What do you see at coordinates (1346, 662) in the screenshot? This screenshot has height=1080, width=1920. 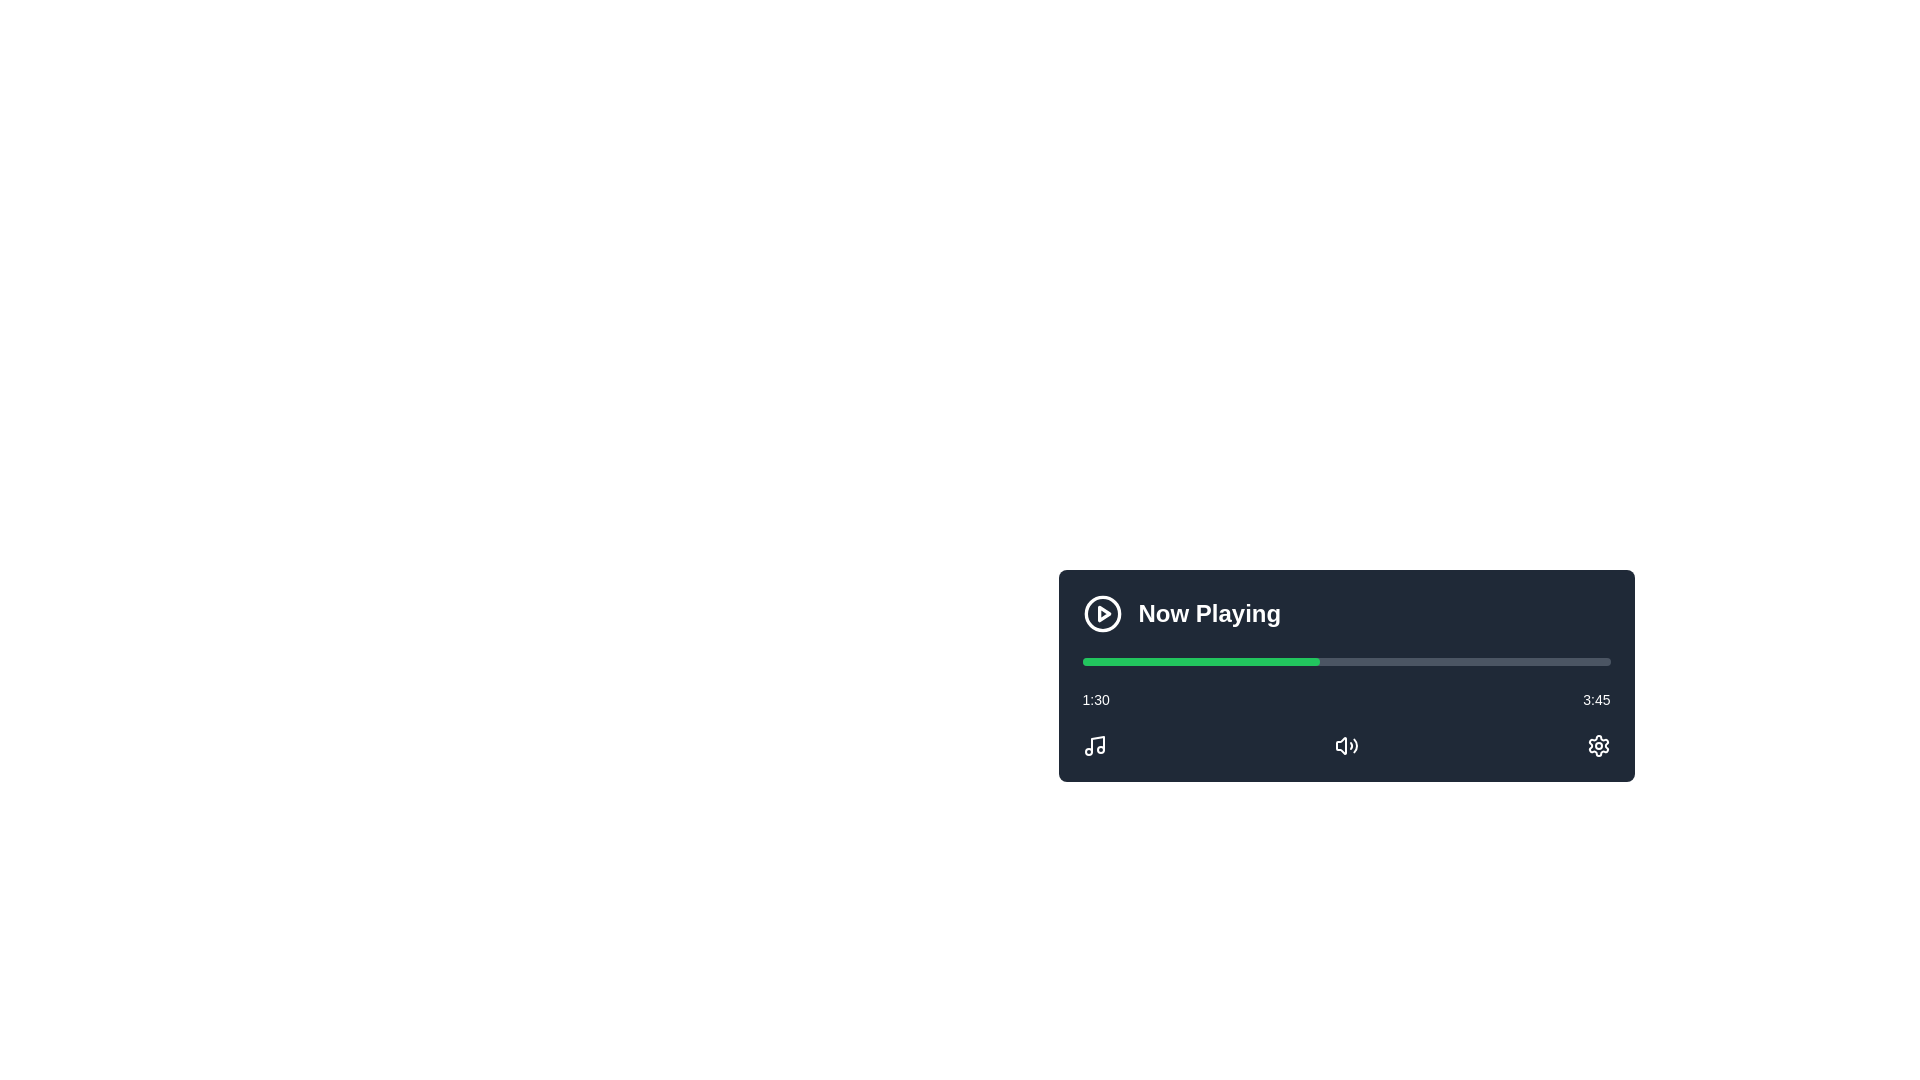 I see `the Progress Bar indicating playback progress of a media item, located below the 'Now Playing' label and above the timestamp indicators` at bounding box center [1346, 662].